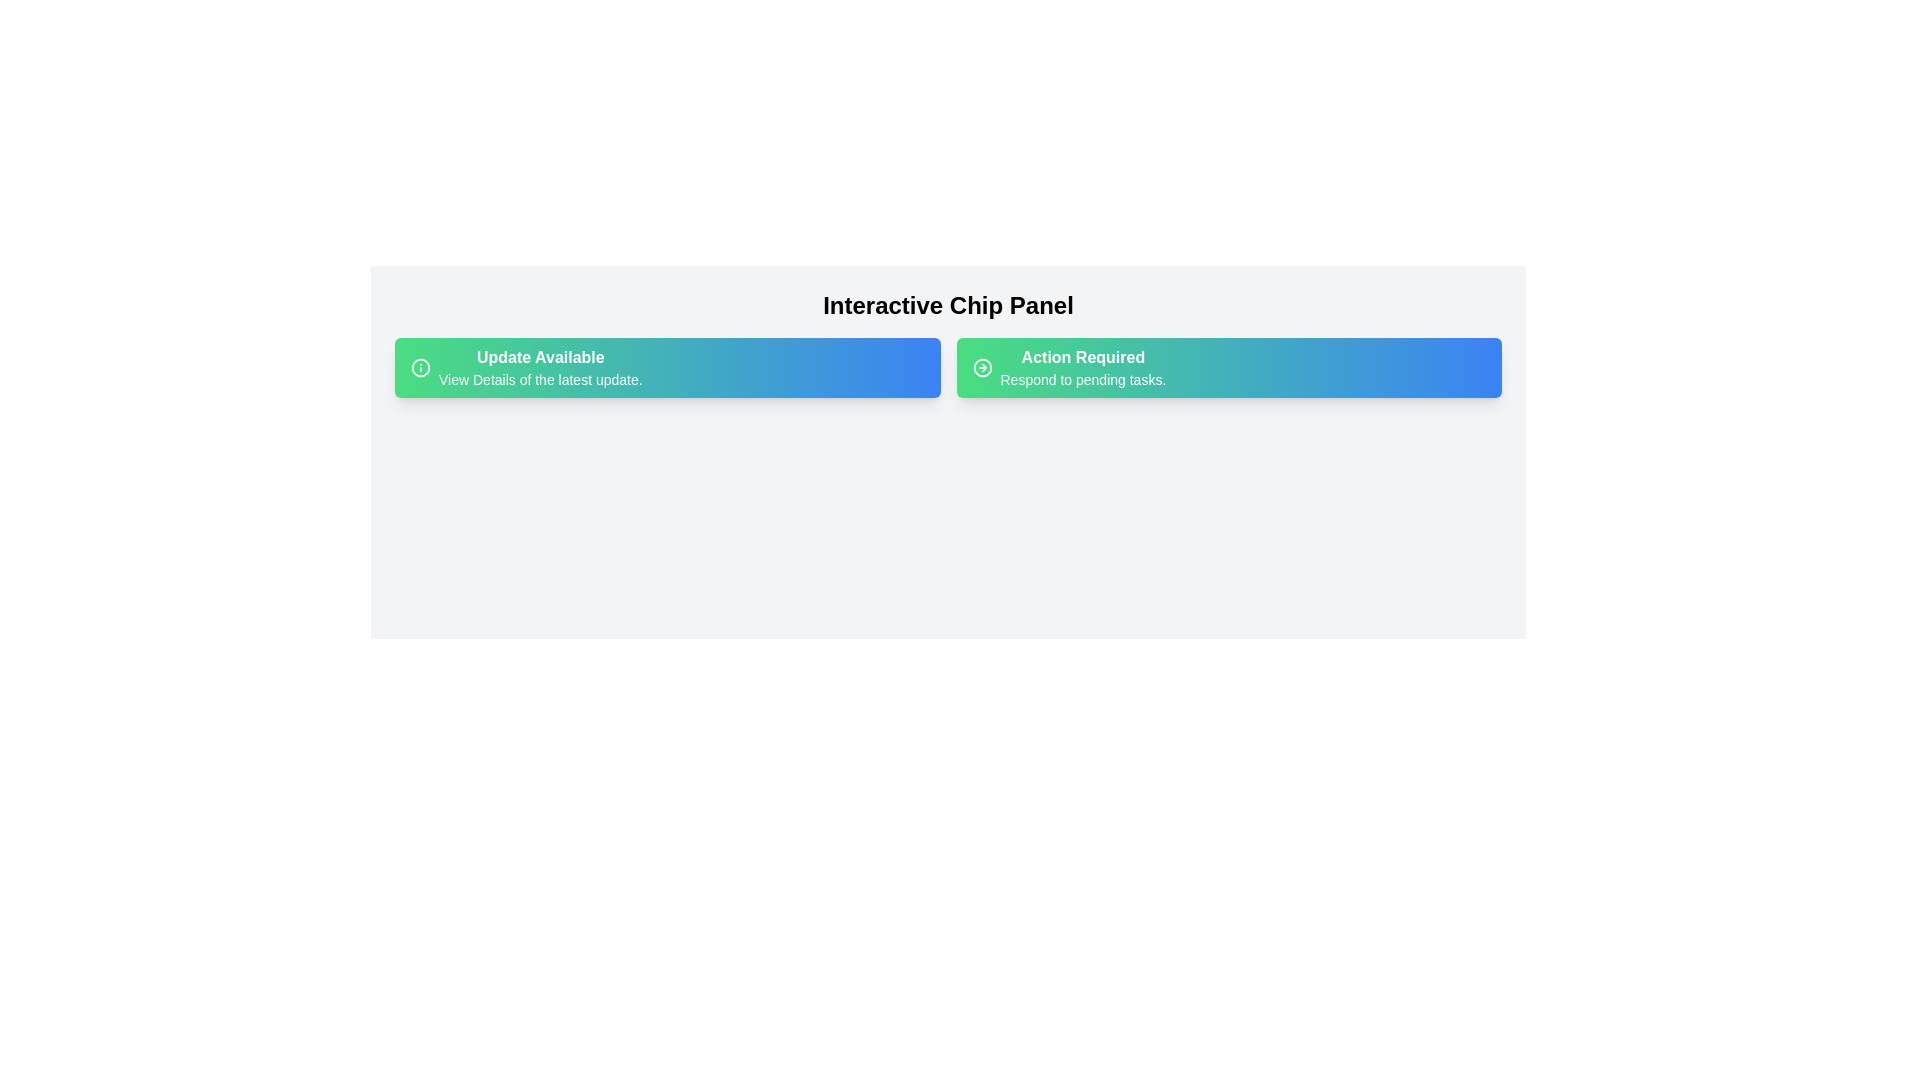 The image size is (1920, 1080). Describe the element at coordinates (667, 367) in the screenshot. I see `the chip to highlight its gradient color transition` at that location.